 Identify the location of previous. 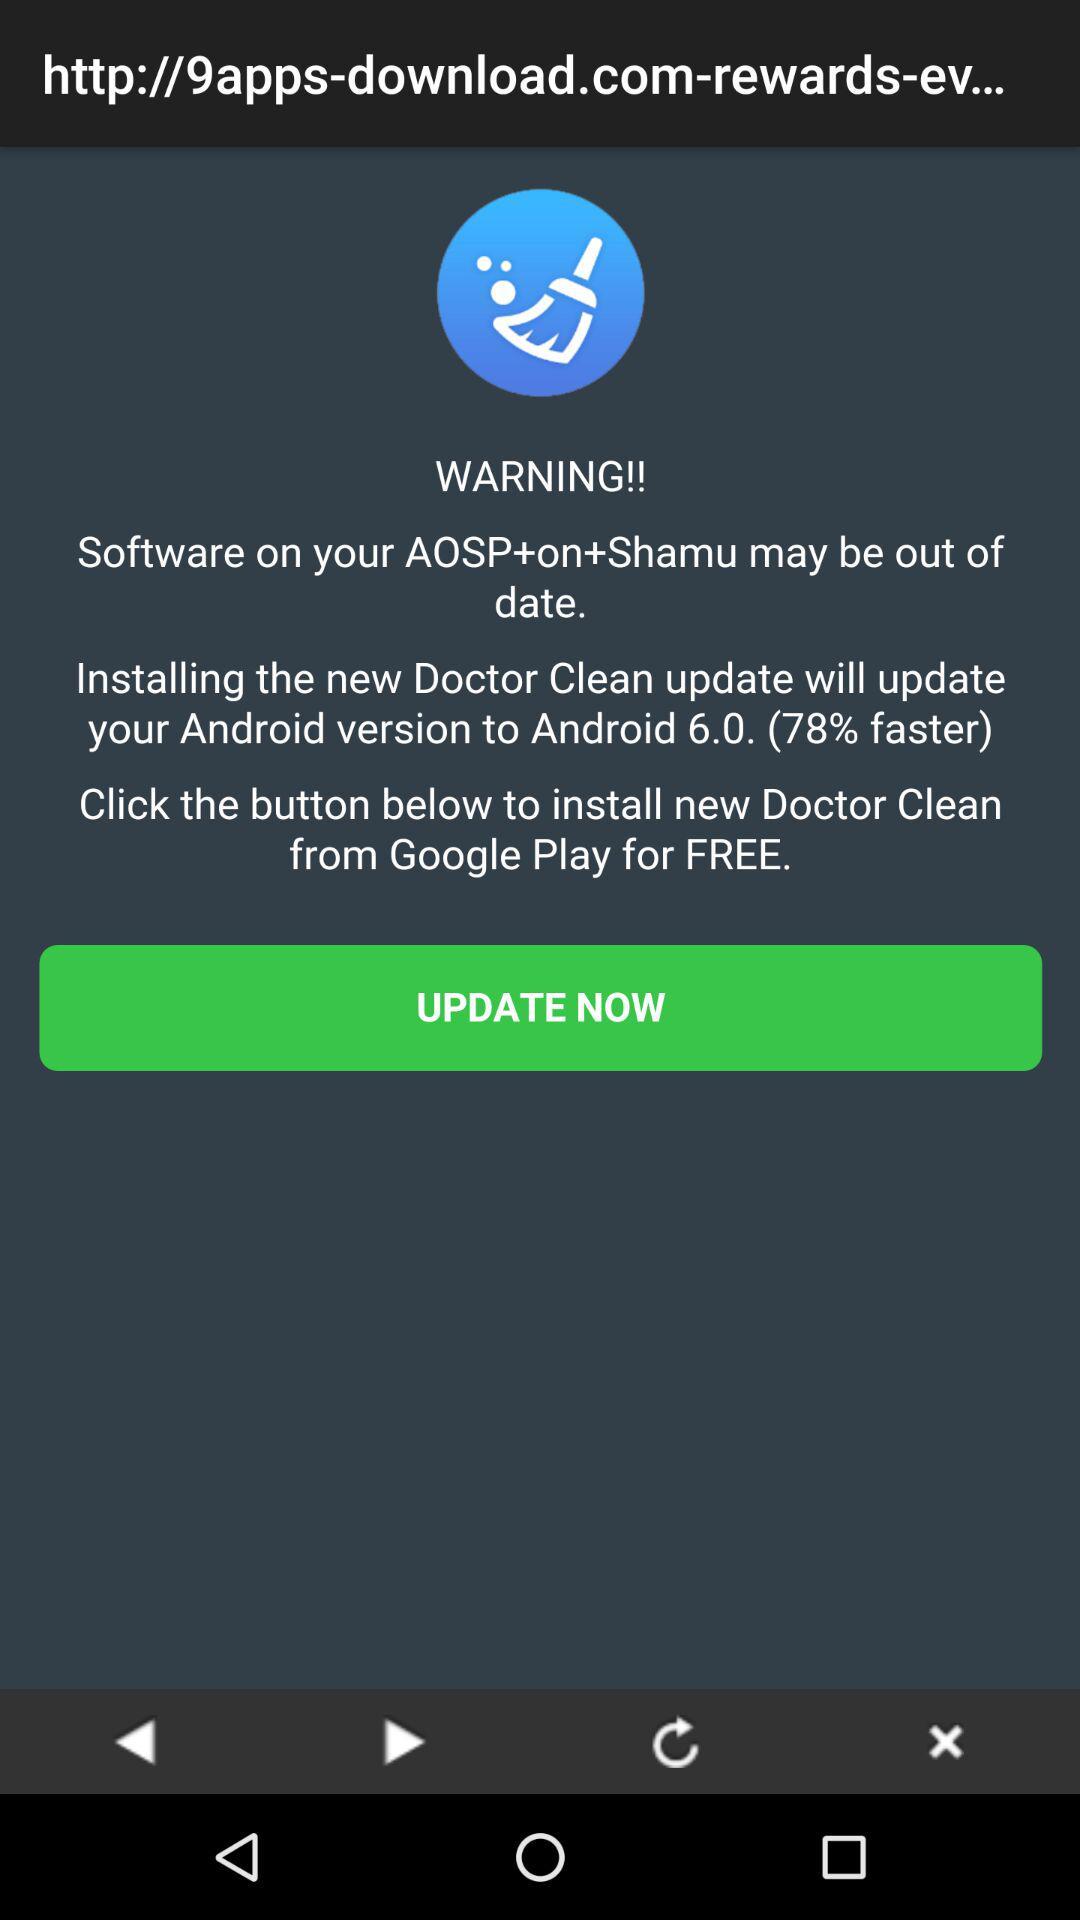
(135, 1740).